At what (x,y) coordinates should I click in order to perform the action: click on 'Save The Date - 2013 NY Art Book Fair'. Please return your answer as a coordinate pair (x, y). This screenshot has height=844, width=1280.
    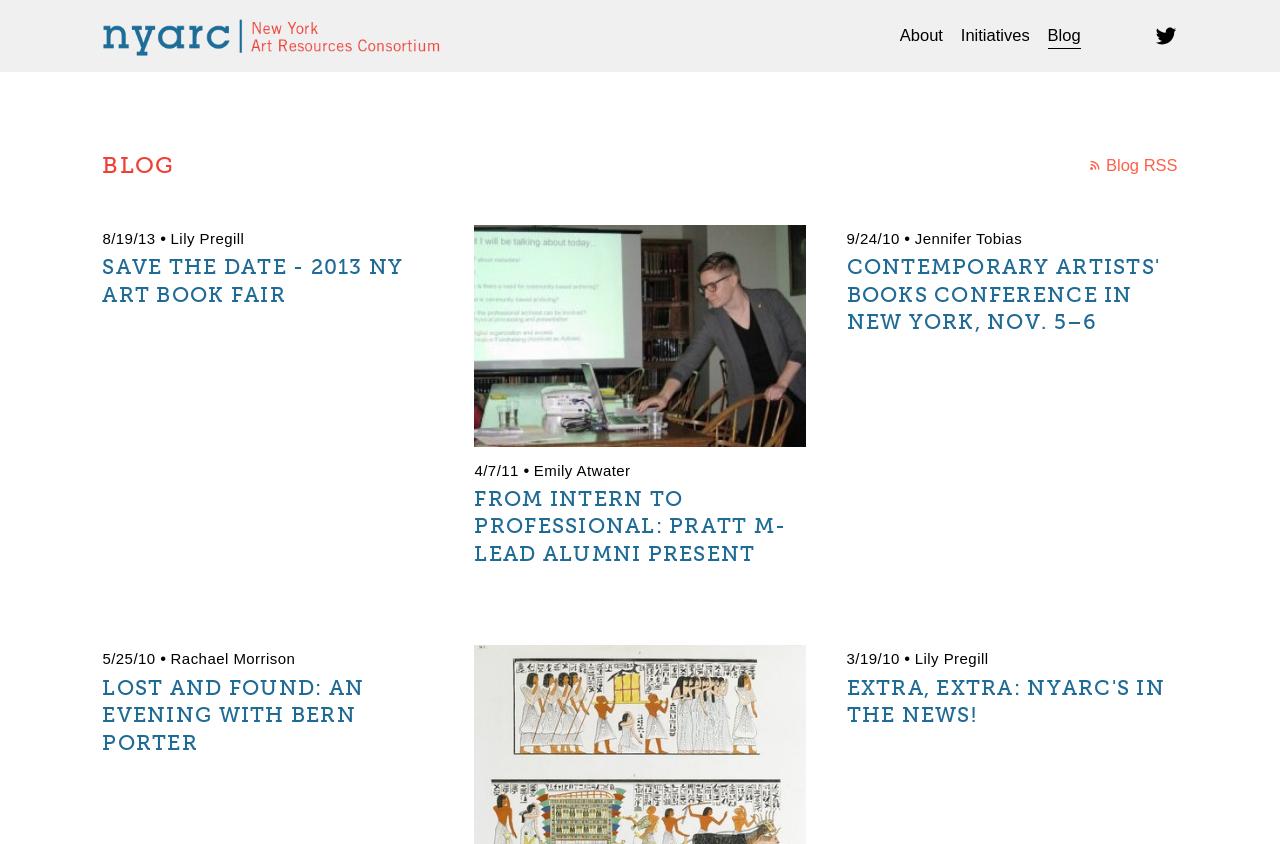
    Looking at the image, I should click on (251, 279).